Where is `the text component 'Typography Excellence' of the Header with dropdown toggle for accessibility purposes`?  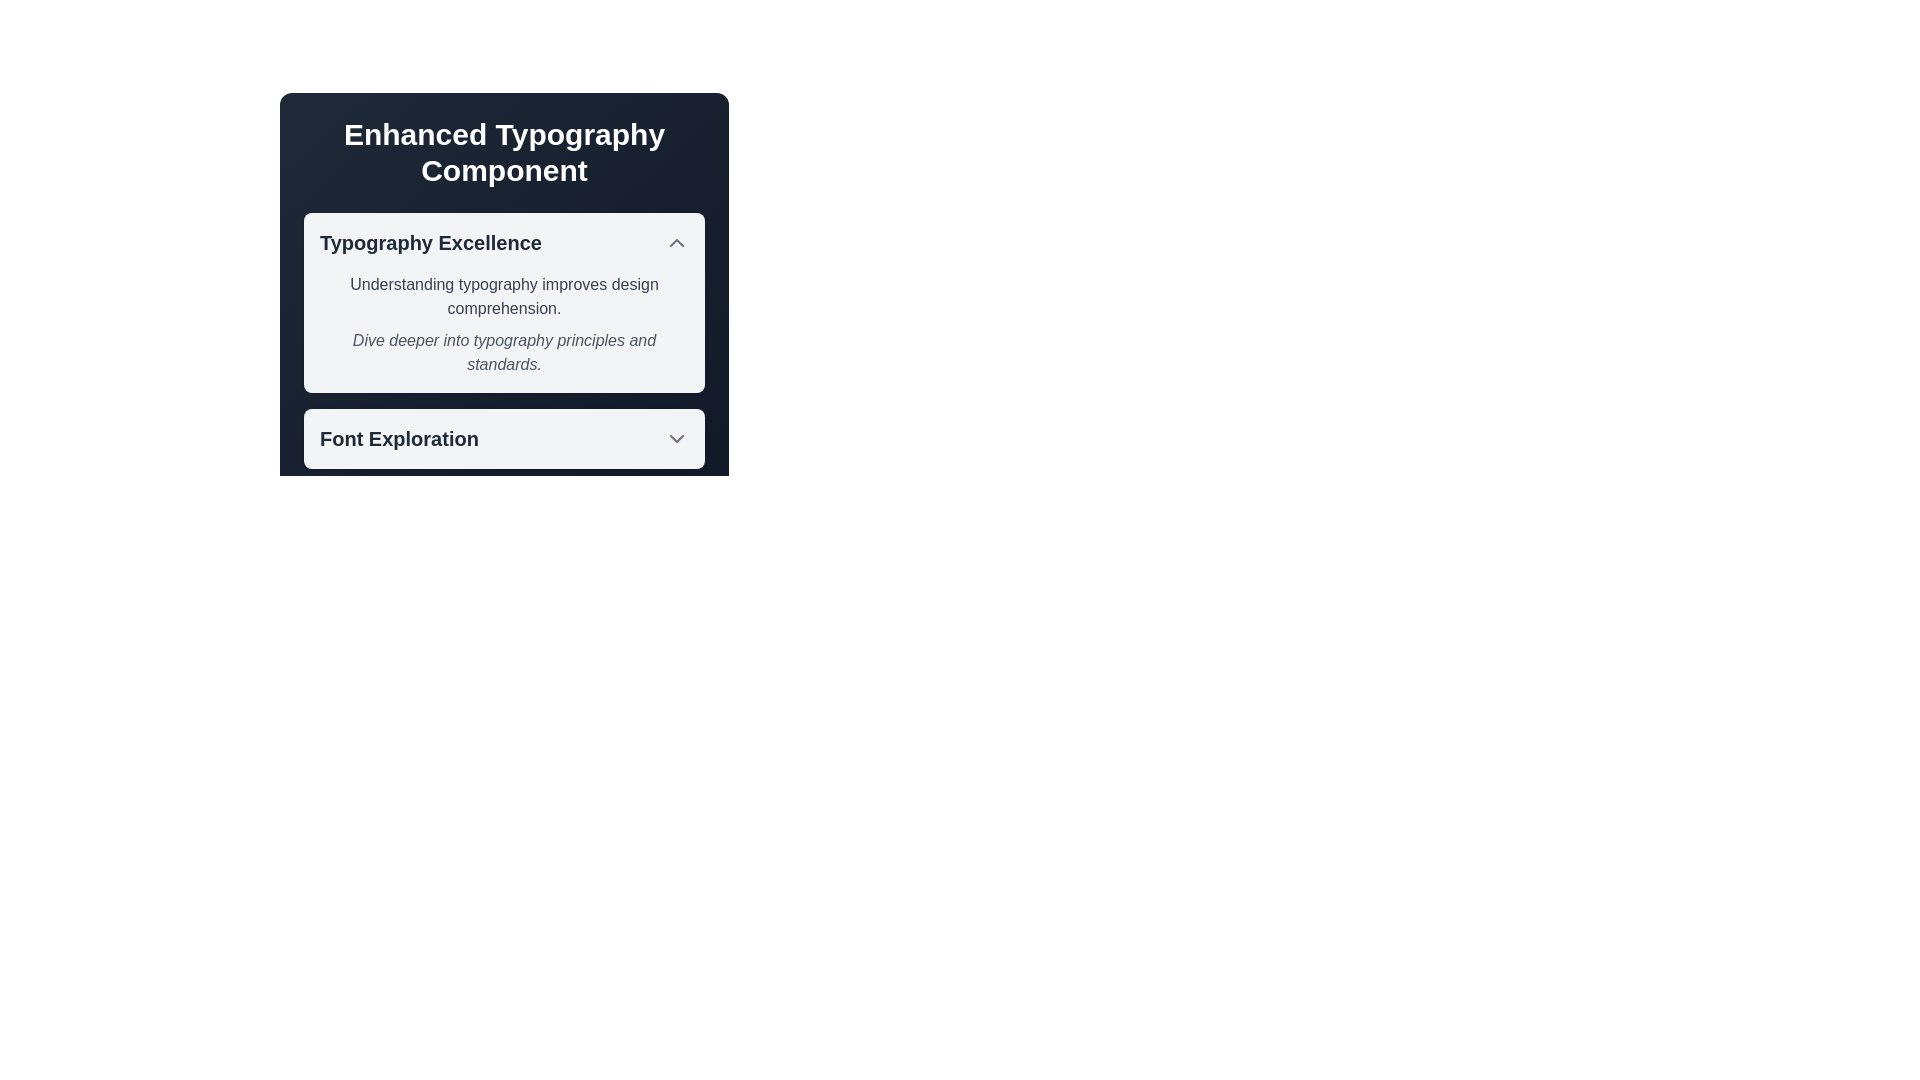
the text component 'Typography Excellence' of the Header with dropdown toggle for accessibility purposes is located at coordinates (504, 242).